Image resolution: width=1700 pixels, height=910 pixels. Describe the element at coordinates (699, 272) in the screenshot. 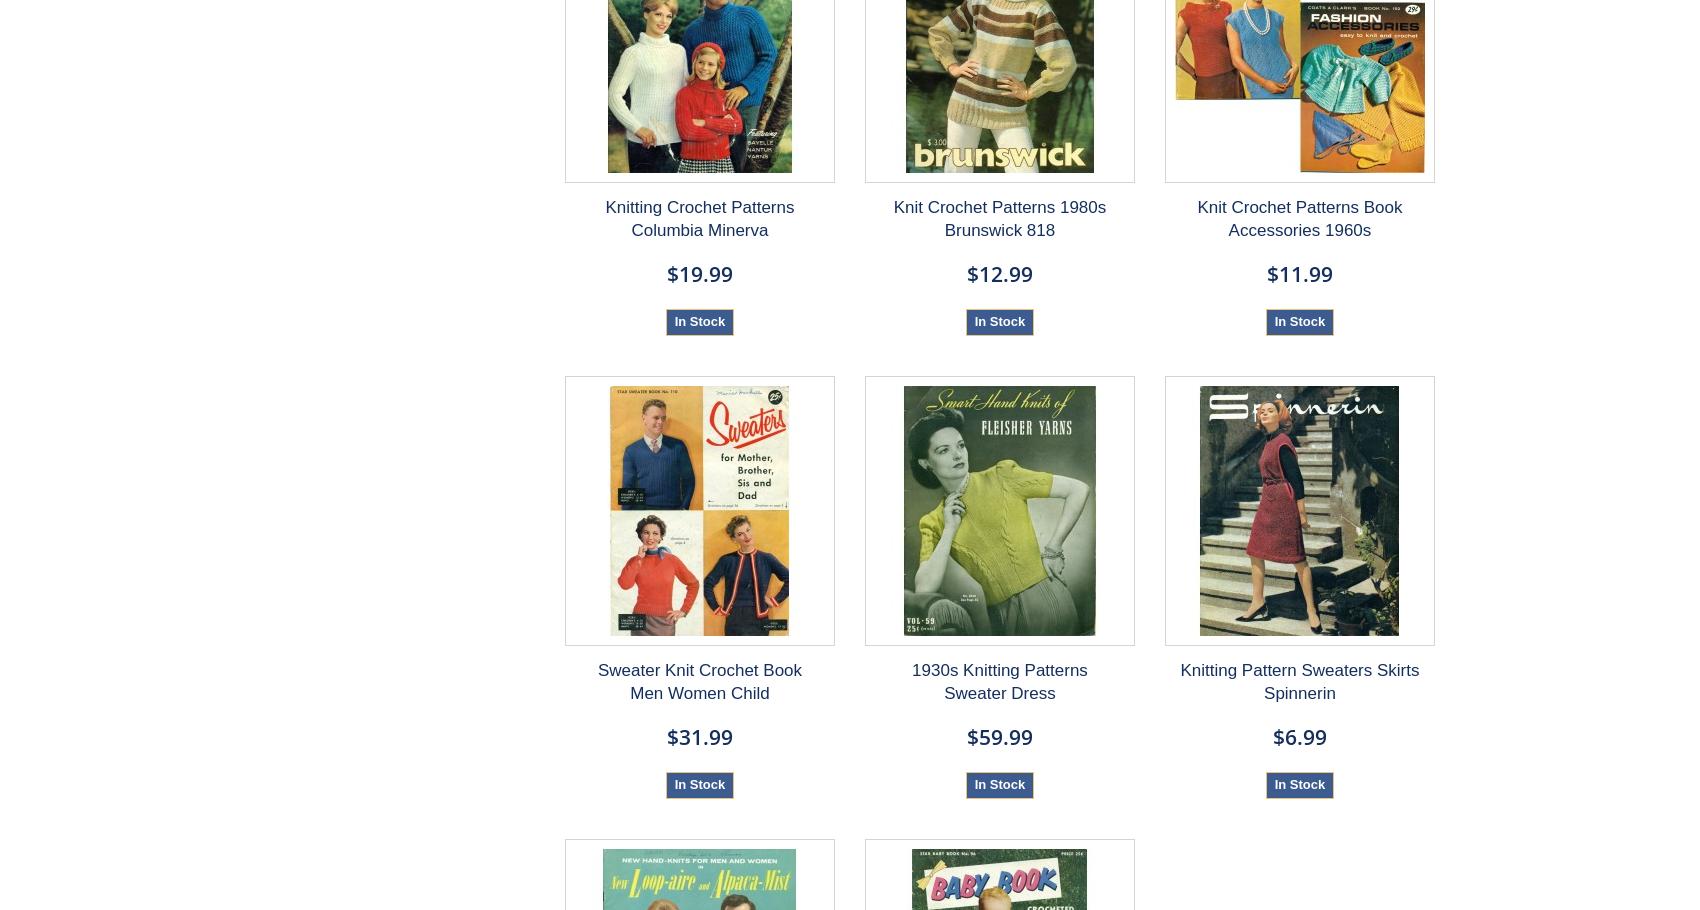

I see `'$19.99'` at that location.